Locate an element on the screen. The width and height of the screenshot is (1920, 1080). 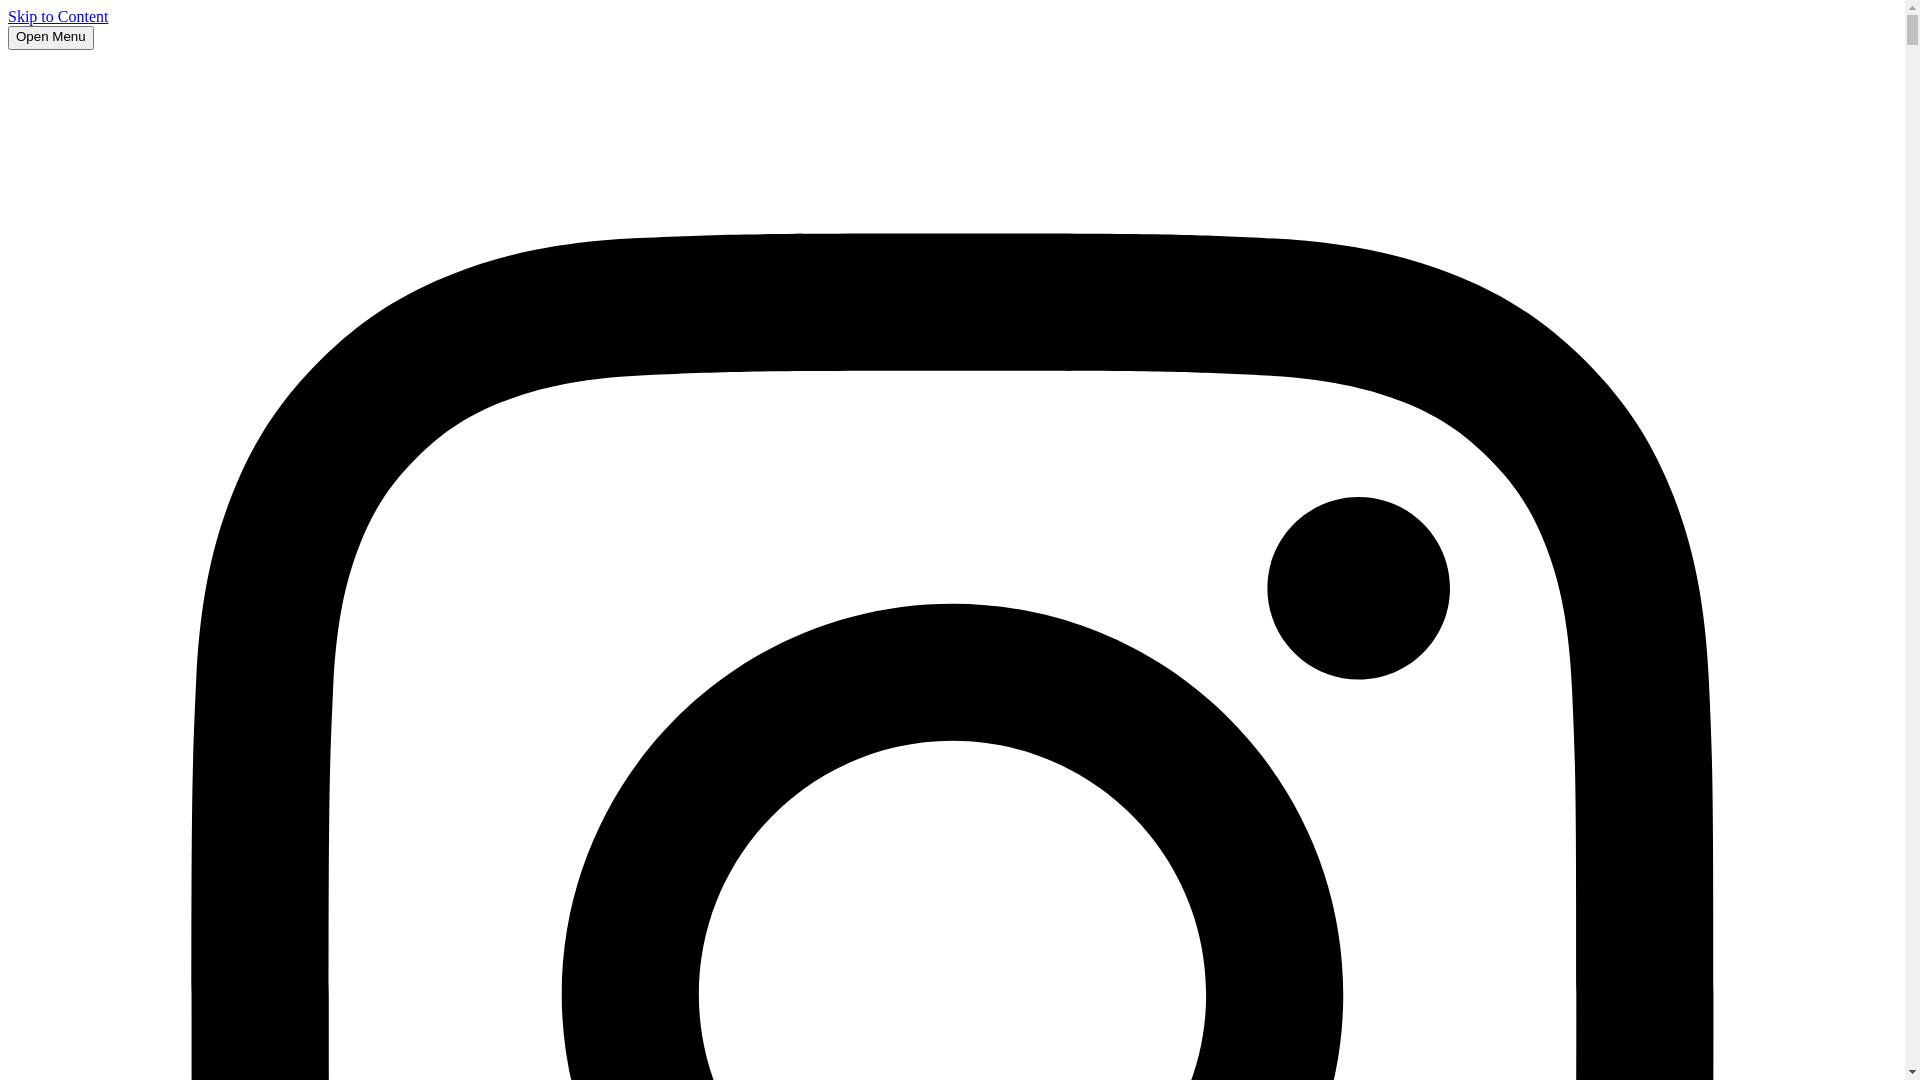
'Open Menu' is located at coordinates (51, 38).